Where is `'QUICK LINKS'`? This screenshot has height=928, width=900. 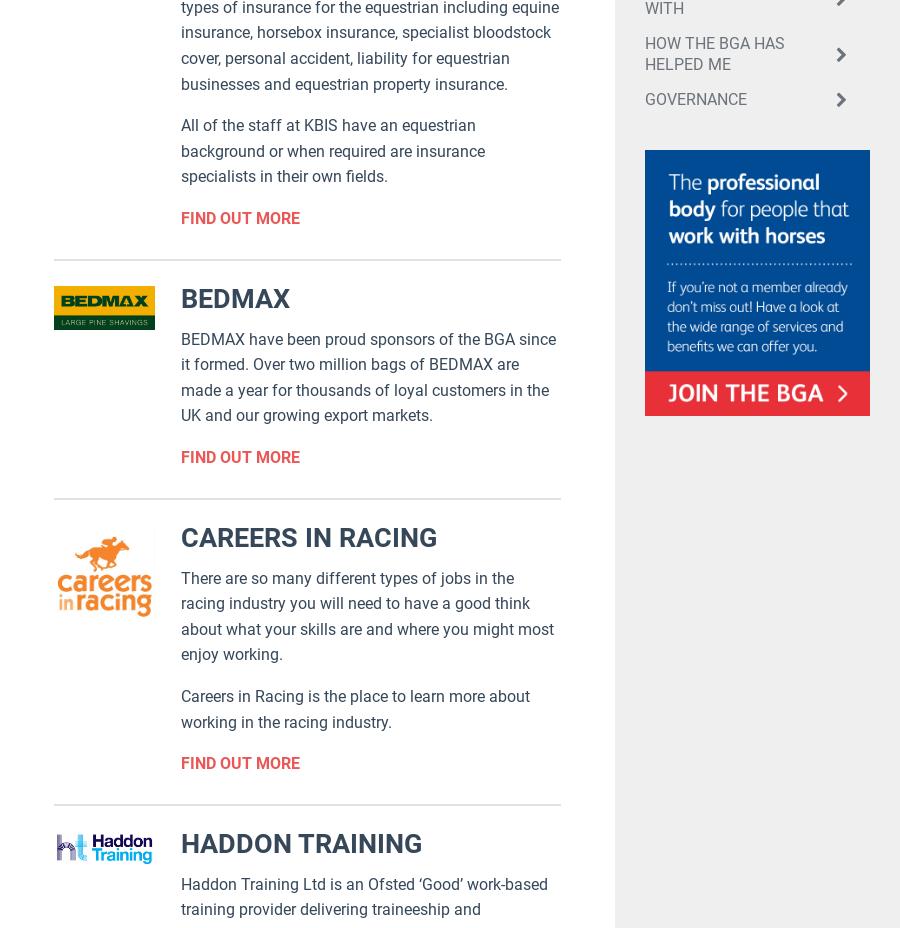
'QUICK LINKS' is located at coordinates (419, 524).